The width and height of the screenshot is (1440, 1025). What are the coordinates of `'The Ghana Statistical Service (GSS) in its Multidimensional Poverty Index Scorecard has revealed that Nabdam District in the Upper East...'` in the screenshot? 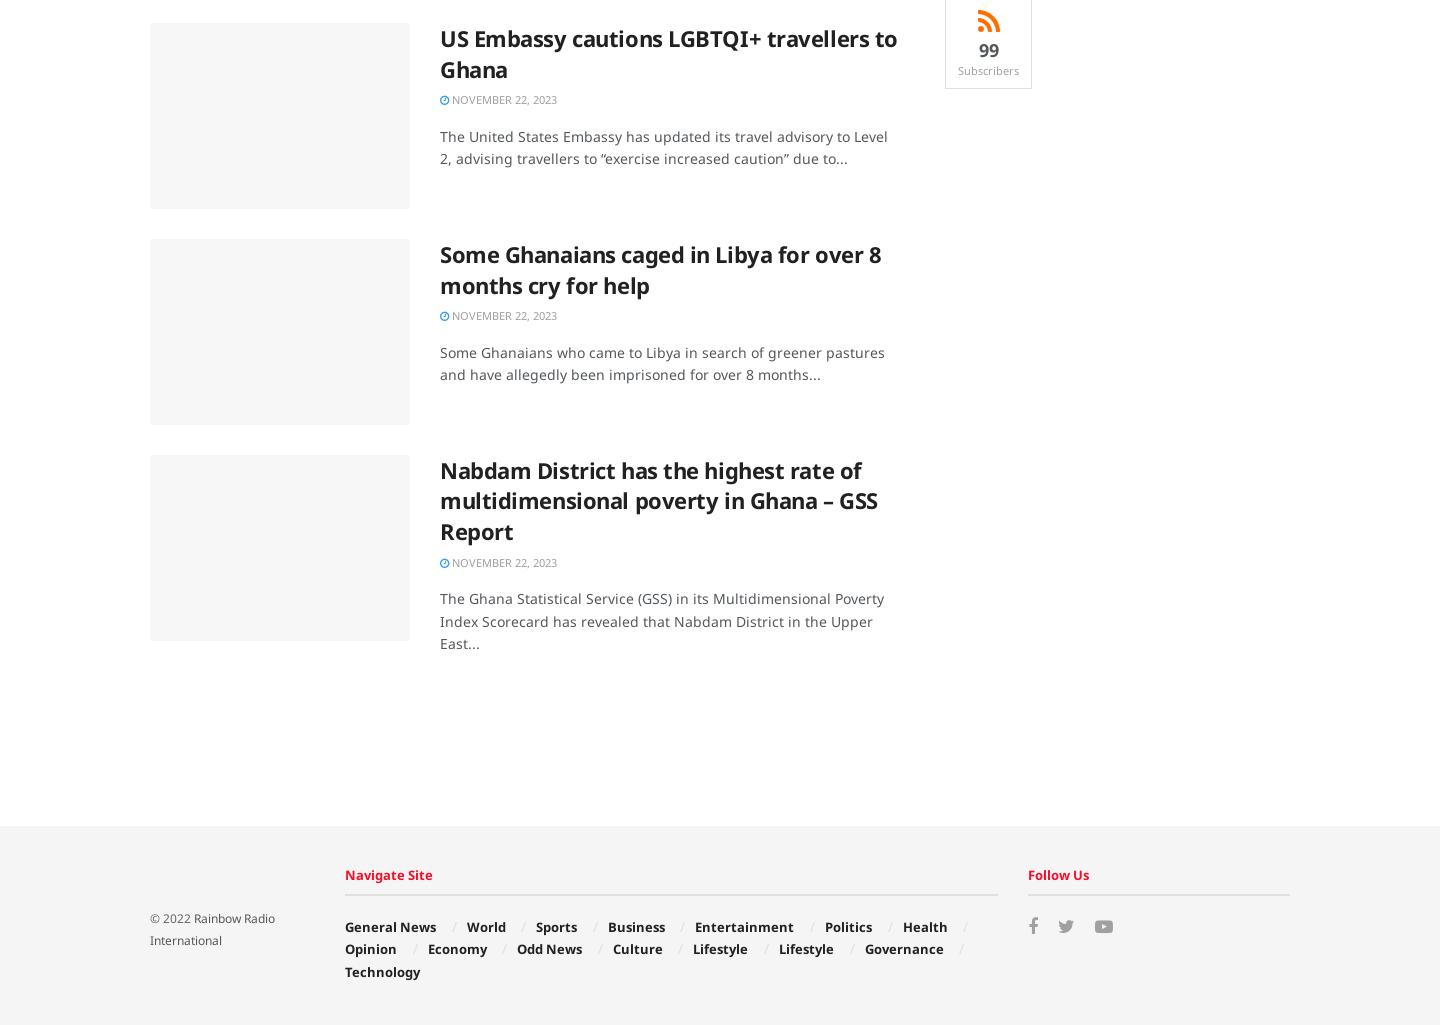 It's located at (661, 620).